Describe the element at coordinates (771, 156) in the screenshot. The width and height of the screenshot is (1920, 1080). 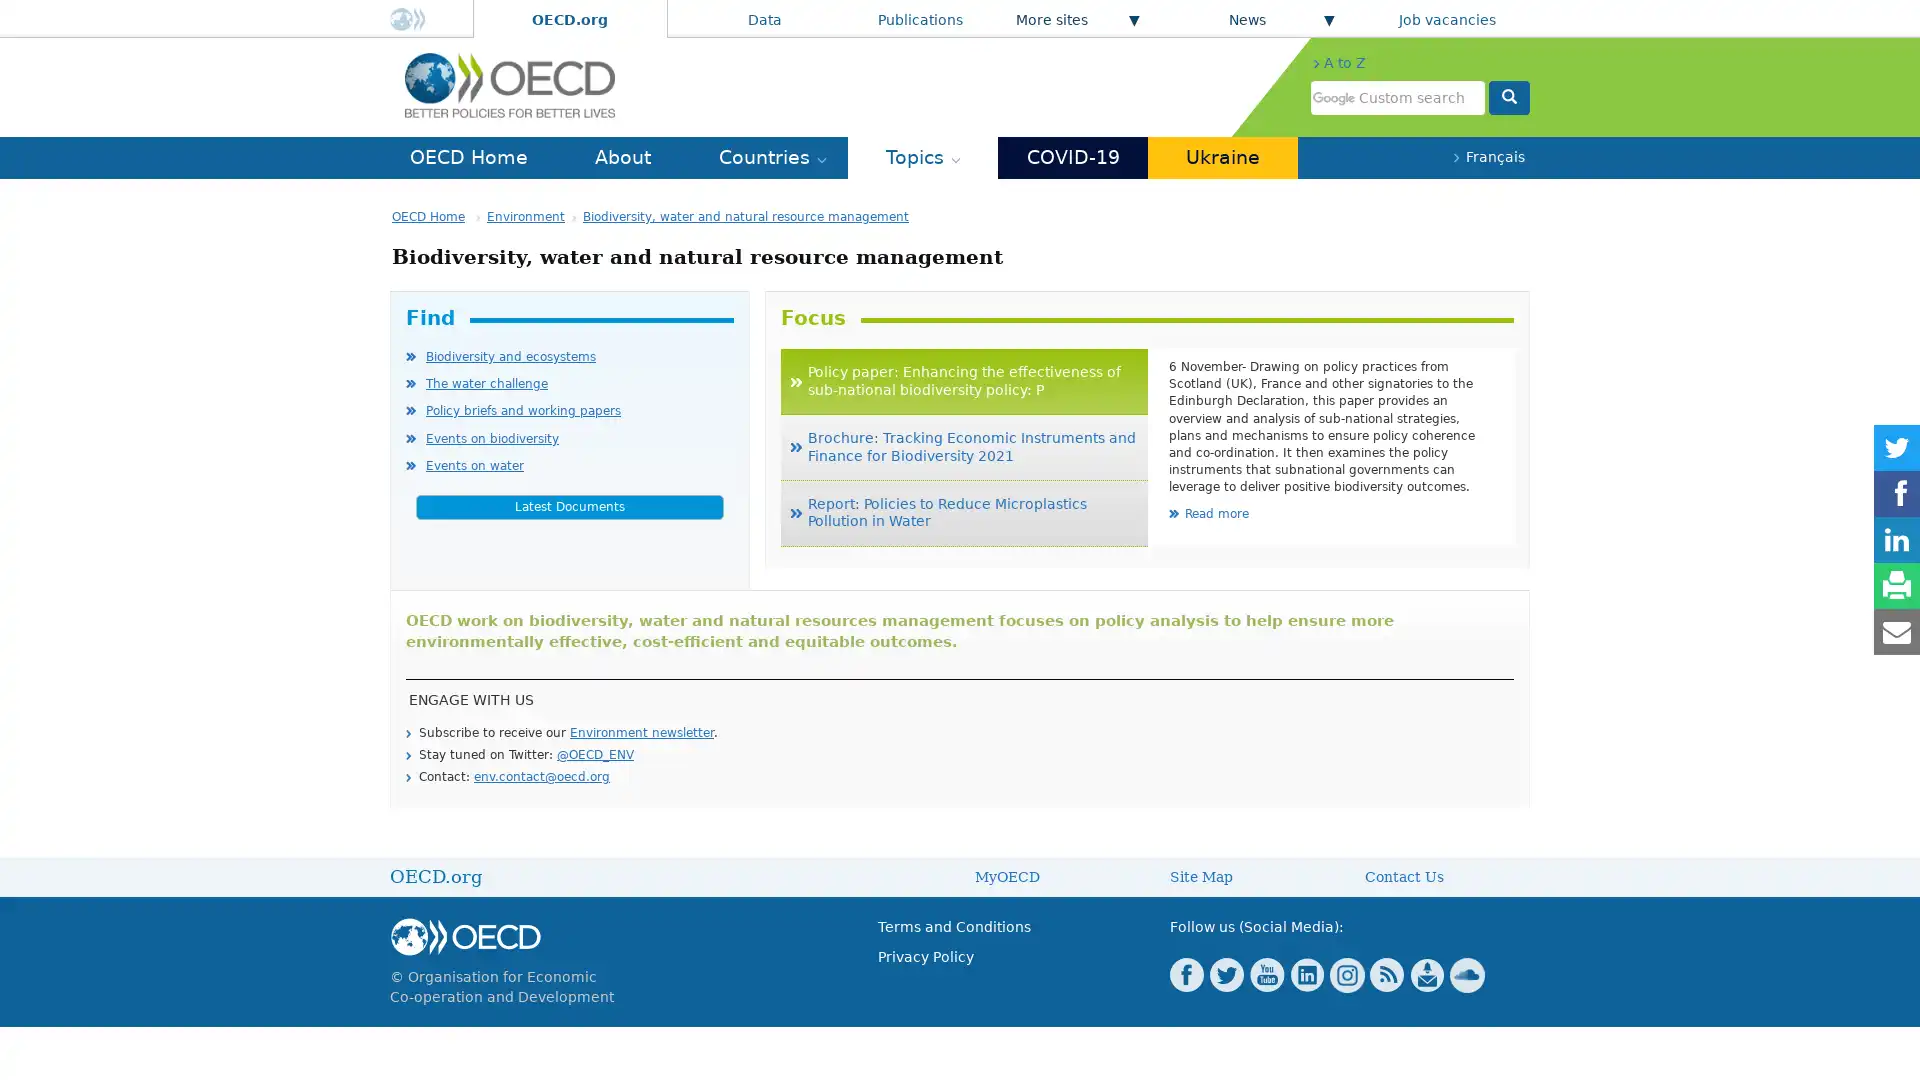
I see `Countries` at that location.